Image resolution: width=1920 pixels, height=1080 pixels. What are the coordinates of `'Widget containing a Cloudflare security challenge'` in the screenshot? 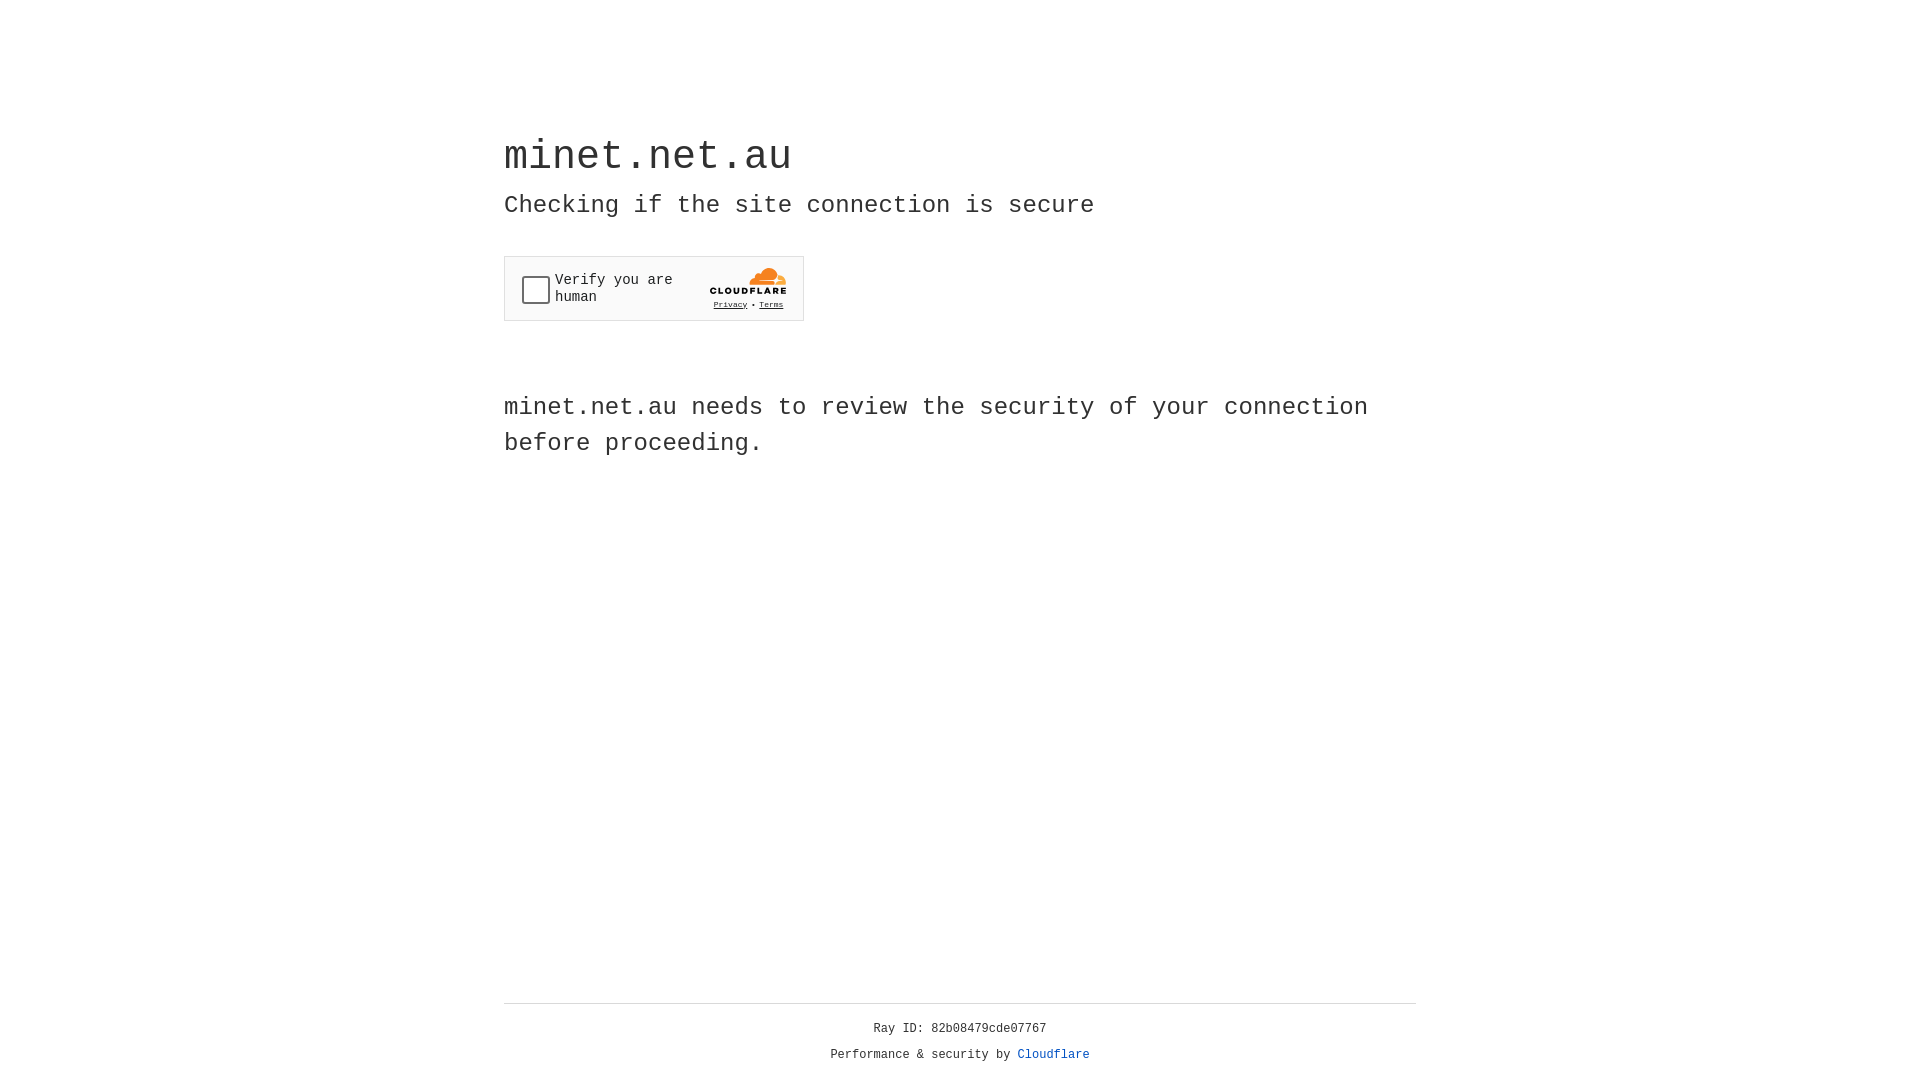 It's located at (653, 288).